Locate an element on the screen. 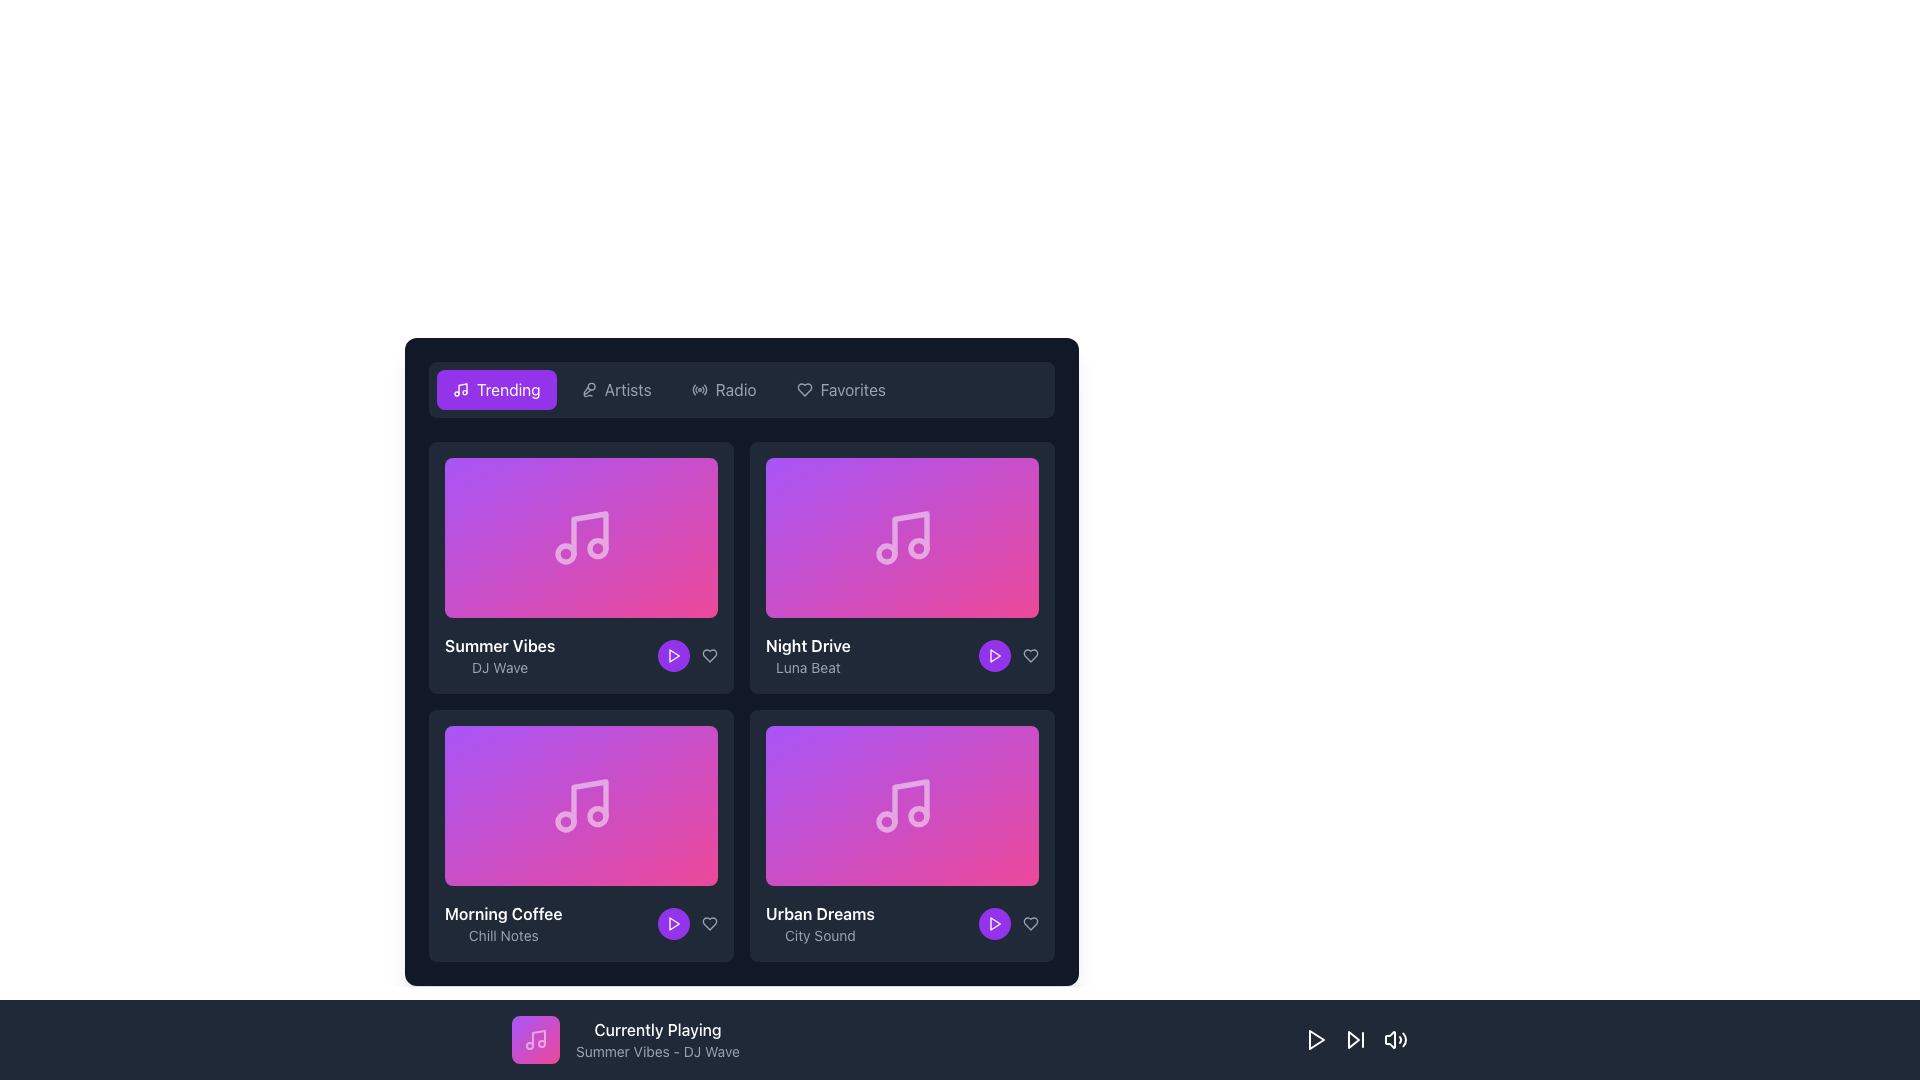 This screenshot has width=1920, height=1080. the lower circle of the musical note icon in the 'Night Drive' card, located in the top-right corner of the card listing area is located at coordinates (885, 554).